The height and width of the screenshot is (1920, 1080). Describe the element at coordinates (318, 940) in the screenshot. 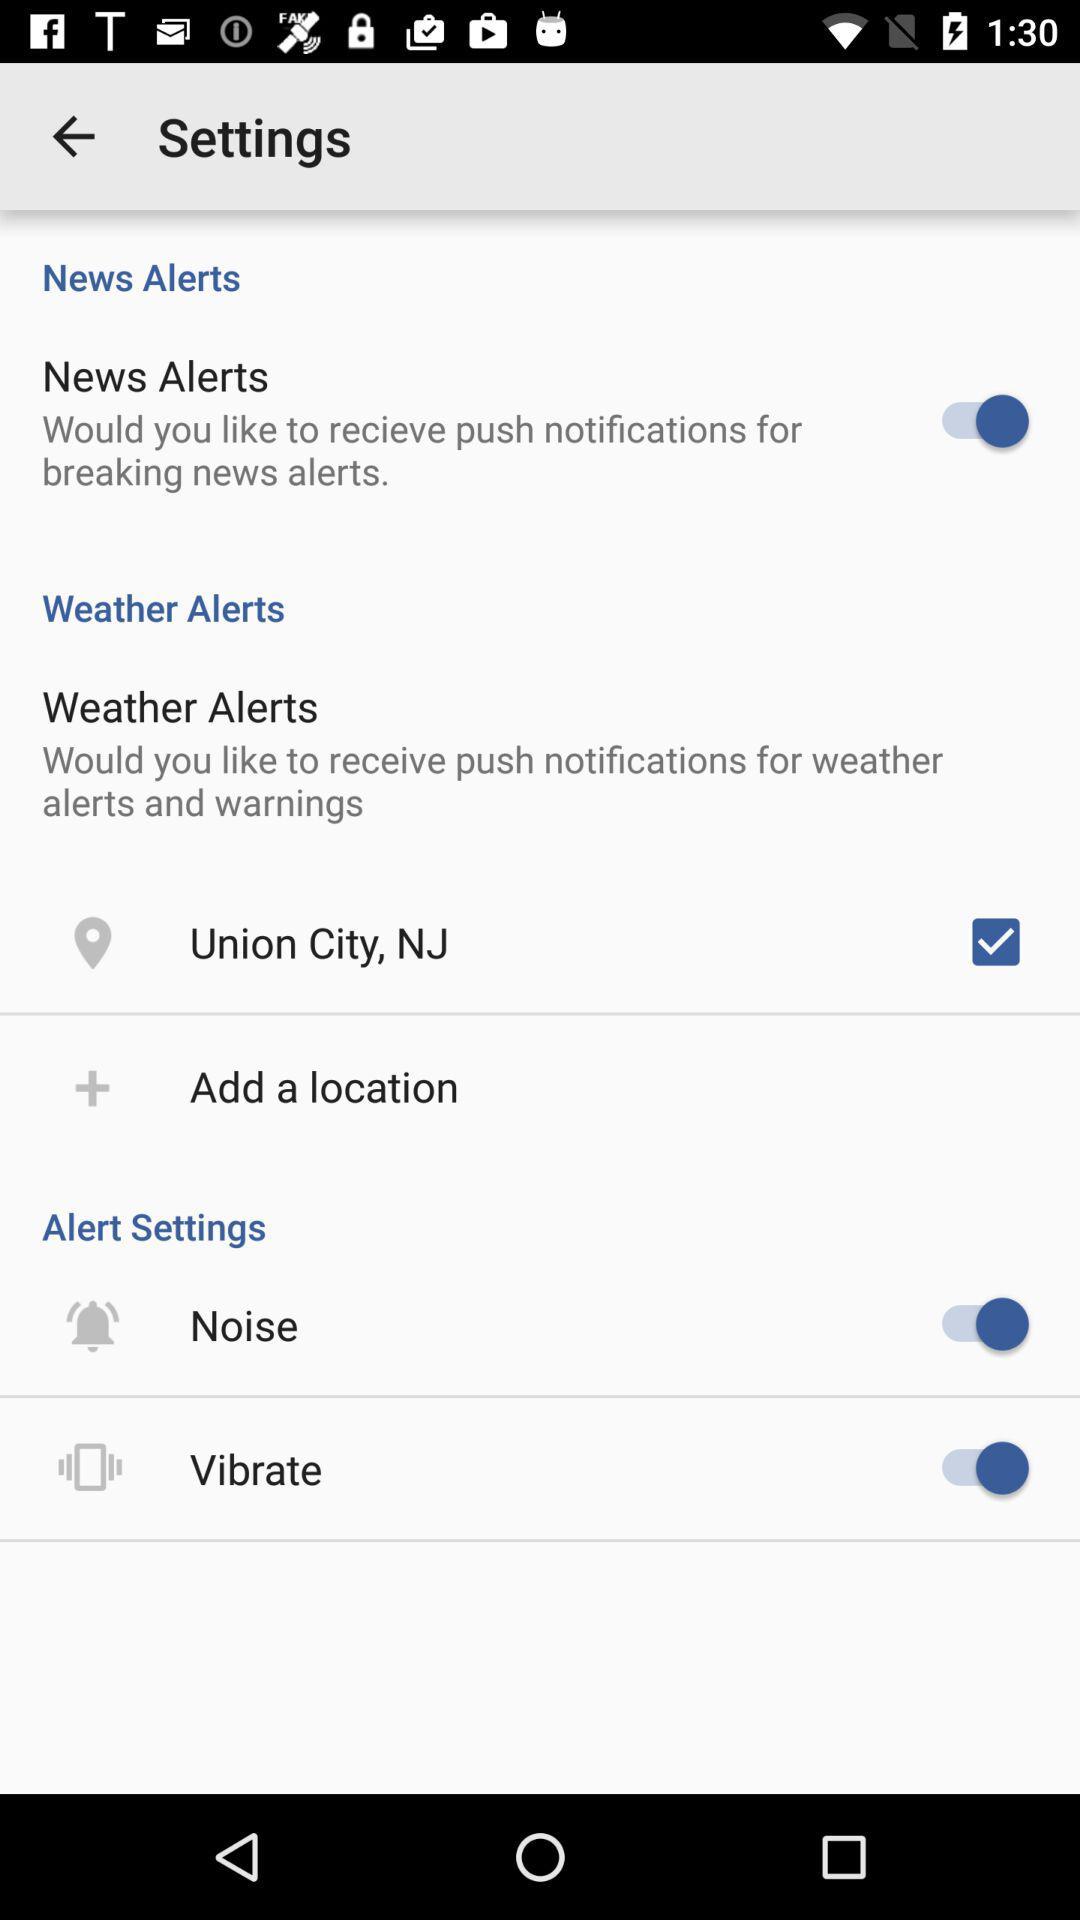

I see `the union city, nj icon` at that location.